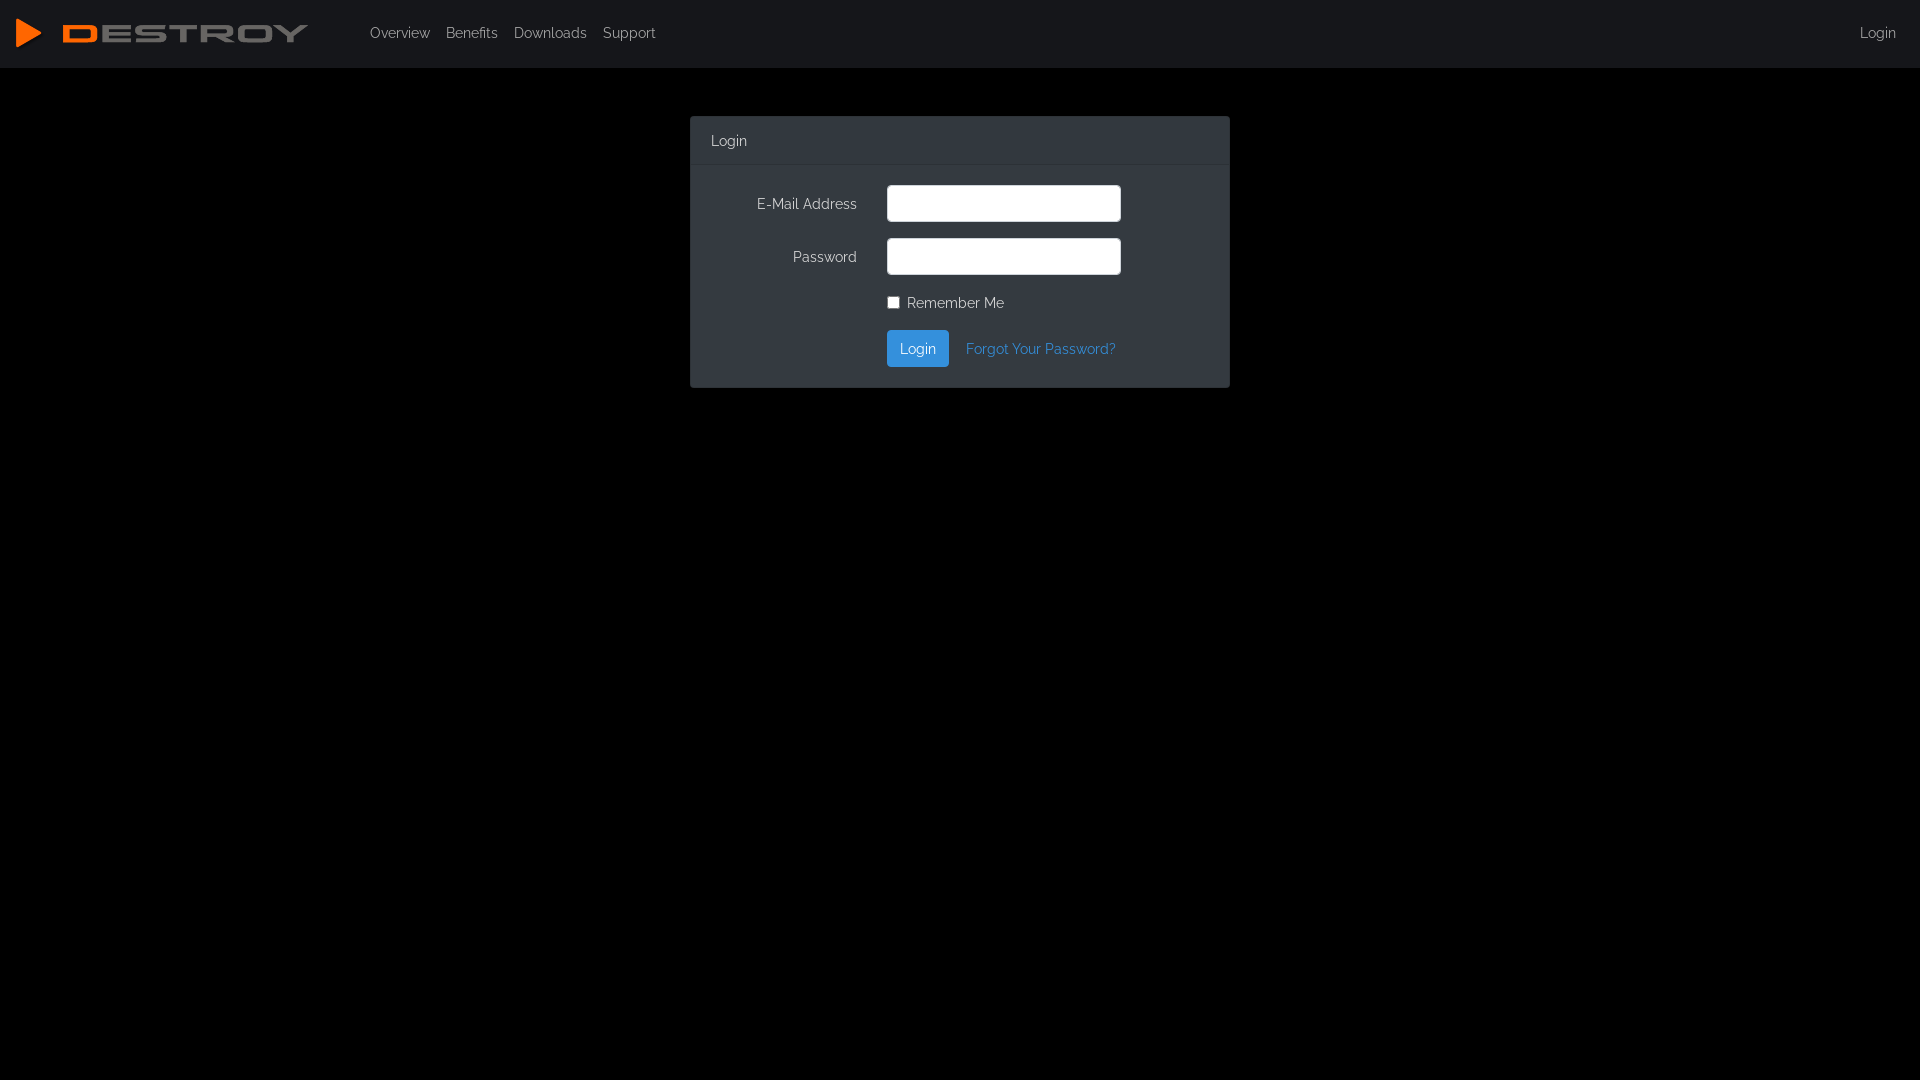 Image resolution: width=1920 pixels, height=1080 pixels. Describe the element at coordinates (1876, 32) in the screenshot. I see `'Login'` at that location.